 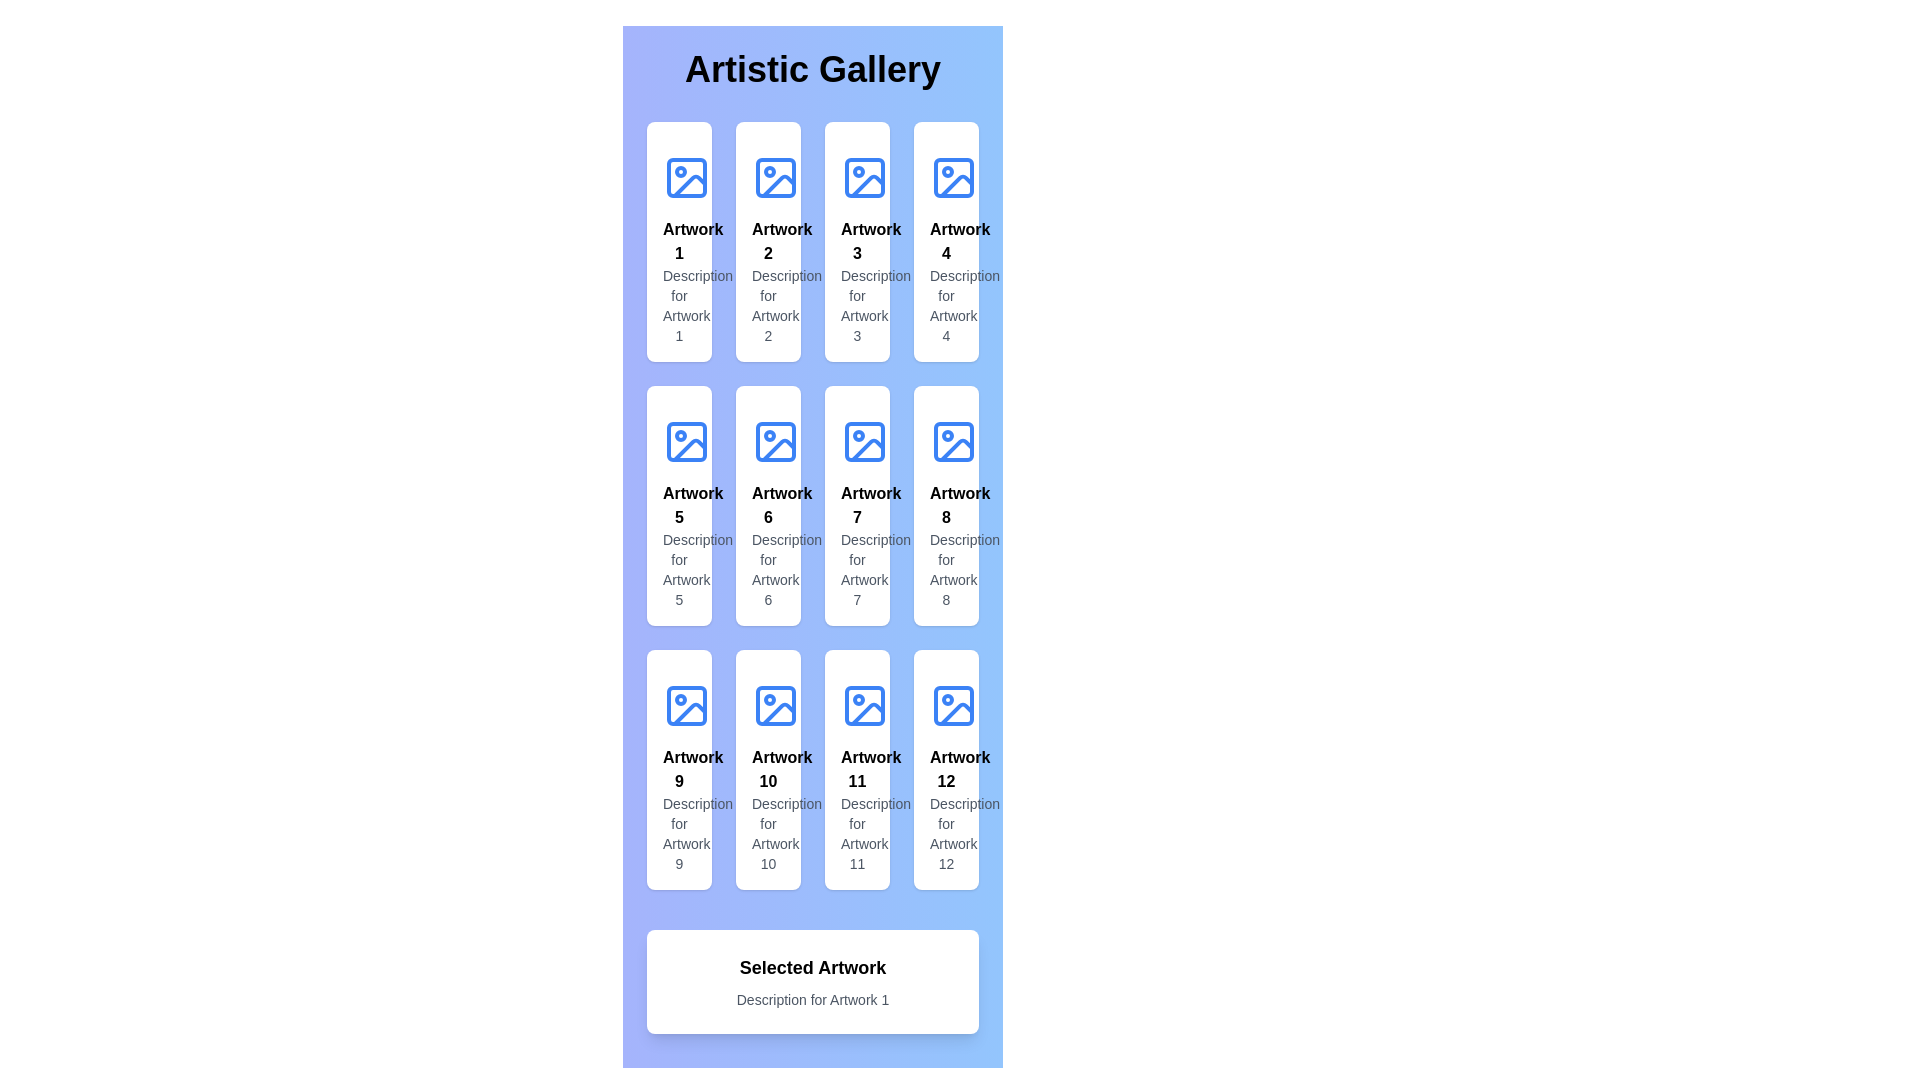 I want to click on description text block located below the title 'Artwork 10' on the card in the third row and second column of the grid layout, so click(x=767, y=833).